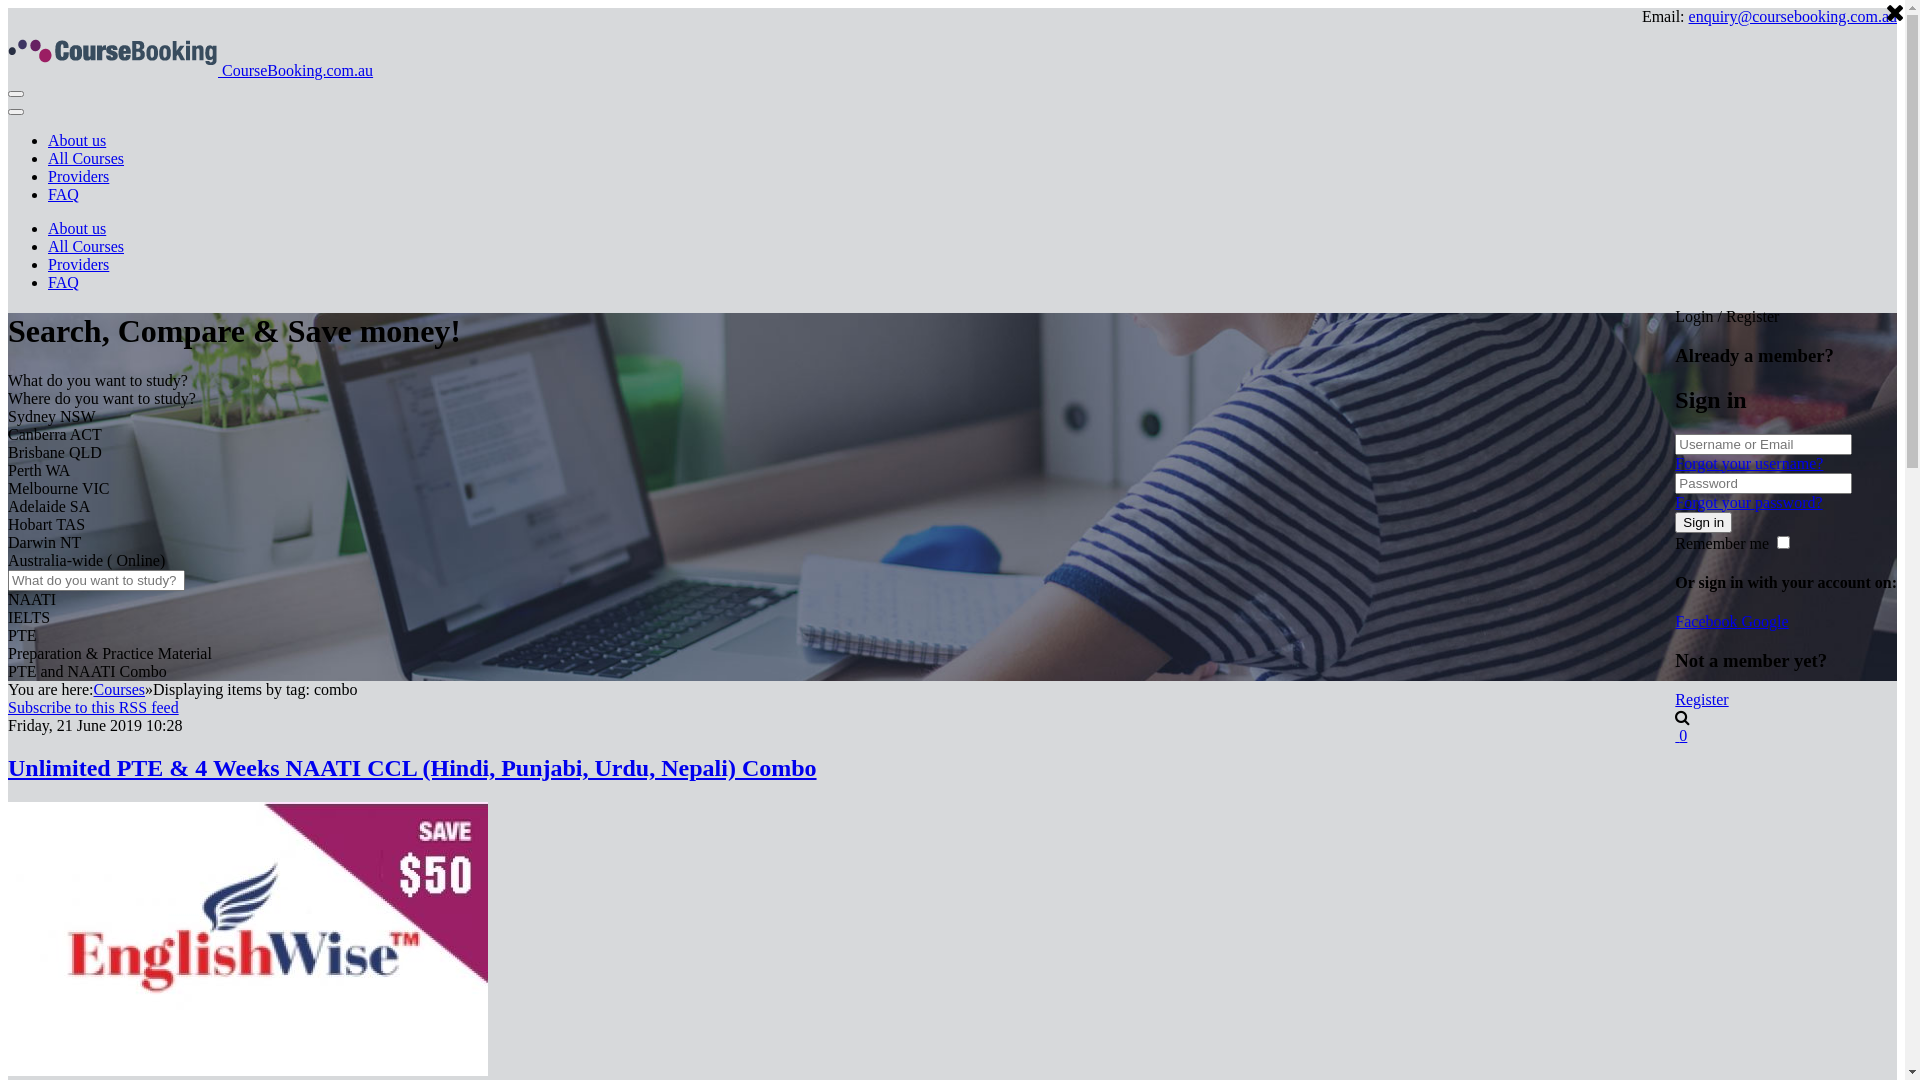 This screenshot has height=1080, width=1920. I want to click on 'Forgot your password?', so click(1675, 501).